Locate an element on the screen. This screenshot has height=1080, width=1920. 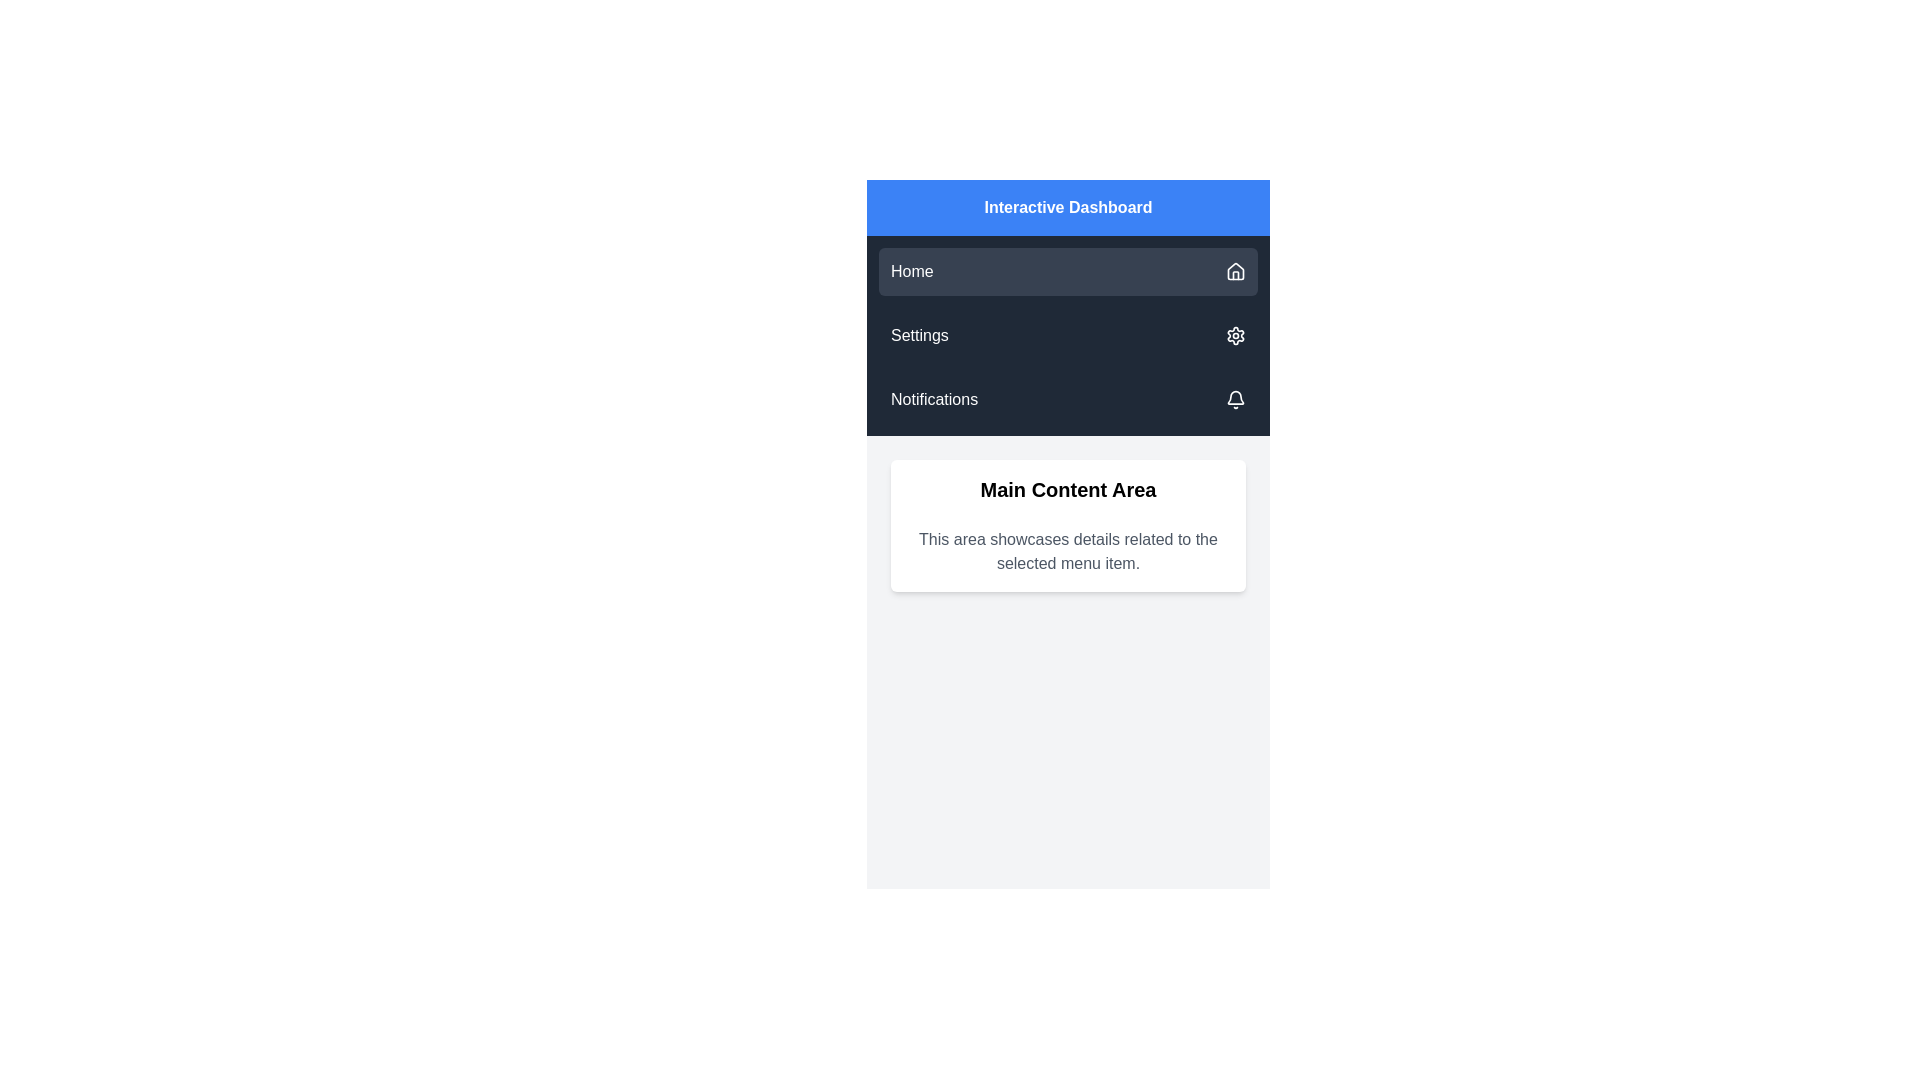
the gear-shaped icon located in the vertical menu next to the 'Settings' text label is located at coordinates (1235, 334).